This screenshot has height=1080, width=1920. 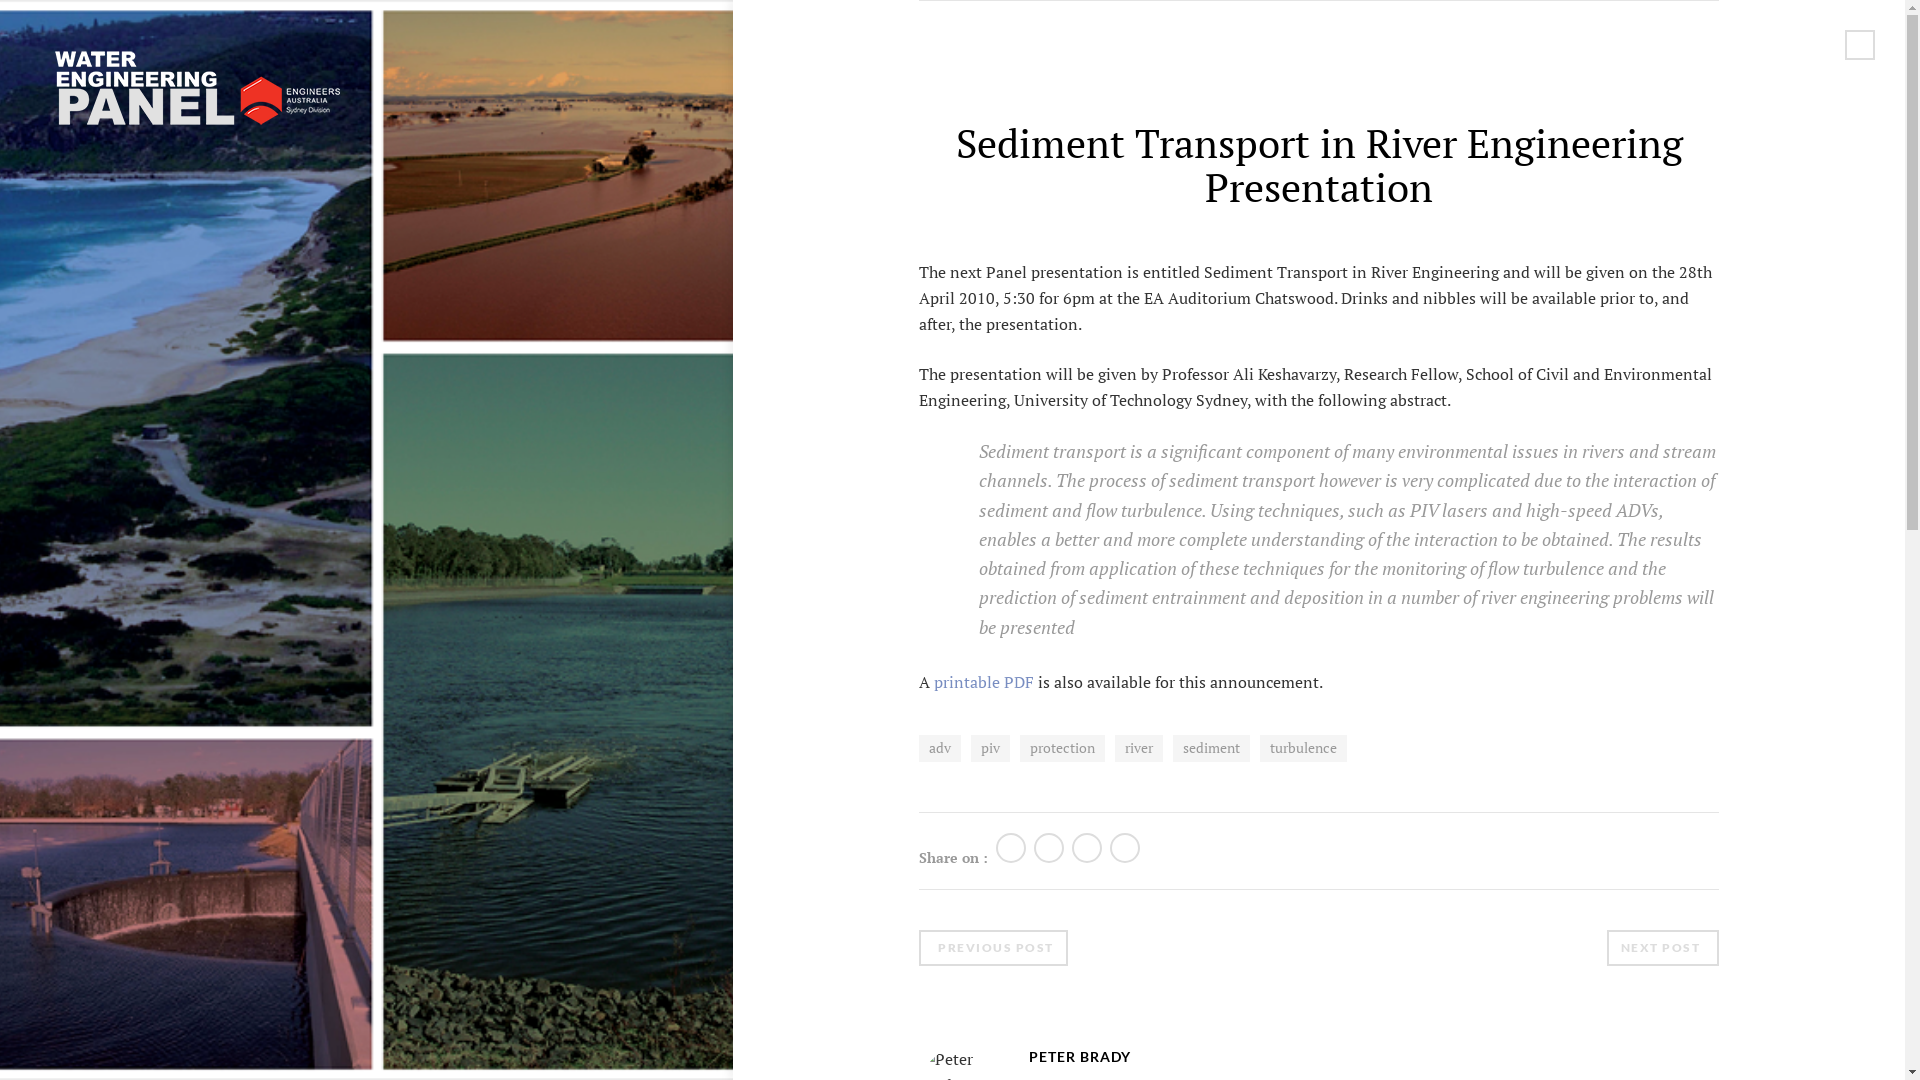 What do you see at coordinates (1210, 748) in the screenshot?
I see `'sediment'` at bounding box center [1210, 748].